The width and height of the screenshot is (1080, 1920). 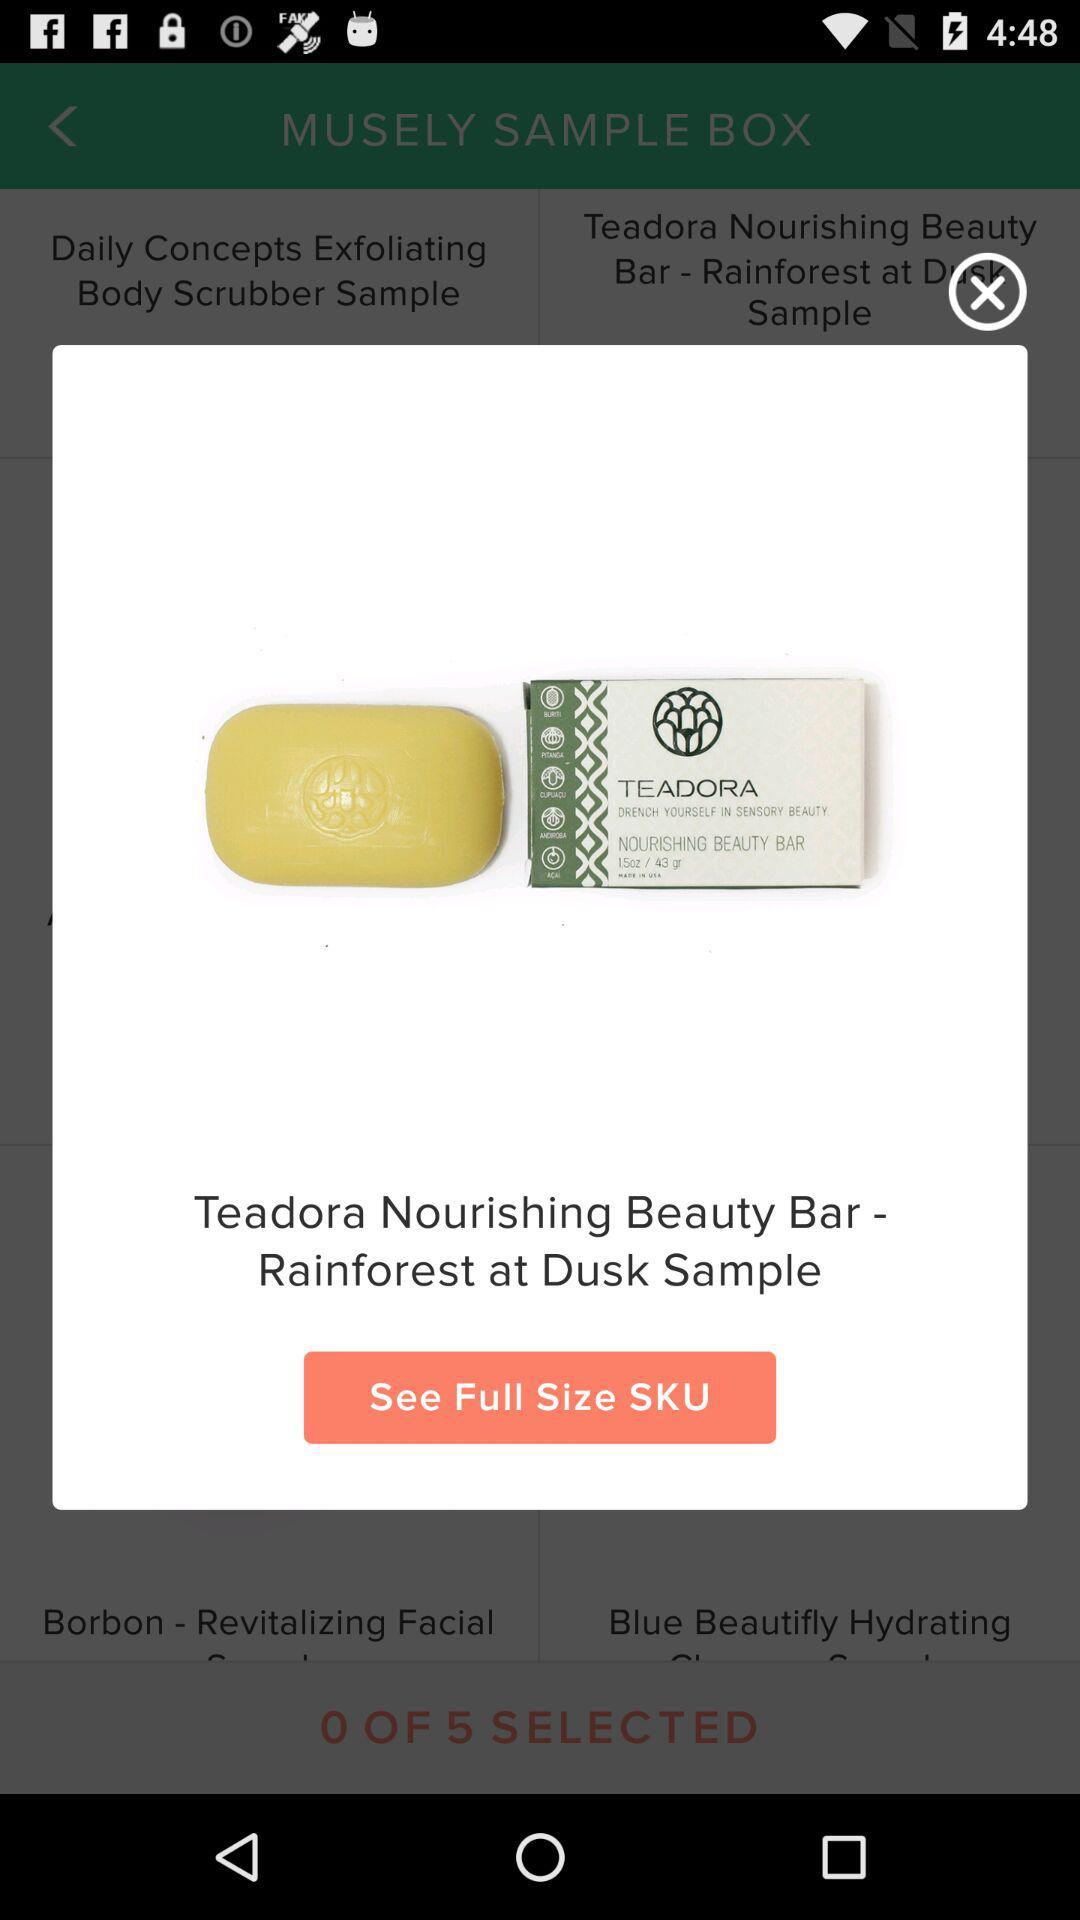 What do you see at coordinates (540, 1396) in the screenshot?
I see `icon at the bottom` at bounding box center [540, 1396].